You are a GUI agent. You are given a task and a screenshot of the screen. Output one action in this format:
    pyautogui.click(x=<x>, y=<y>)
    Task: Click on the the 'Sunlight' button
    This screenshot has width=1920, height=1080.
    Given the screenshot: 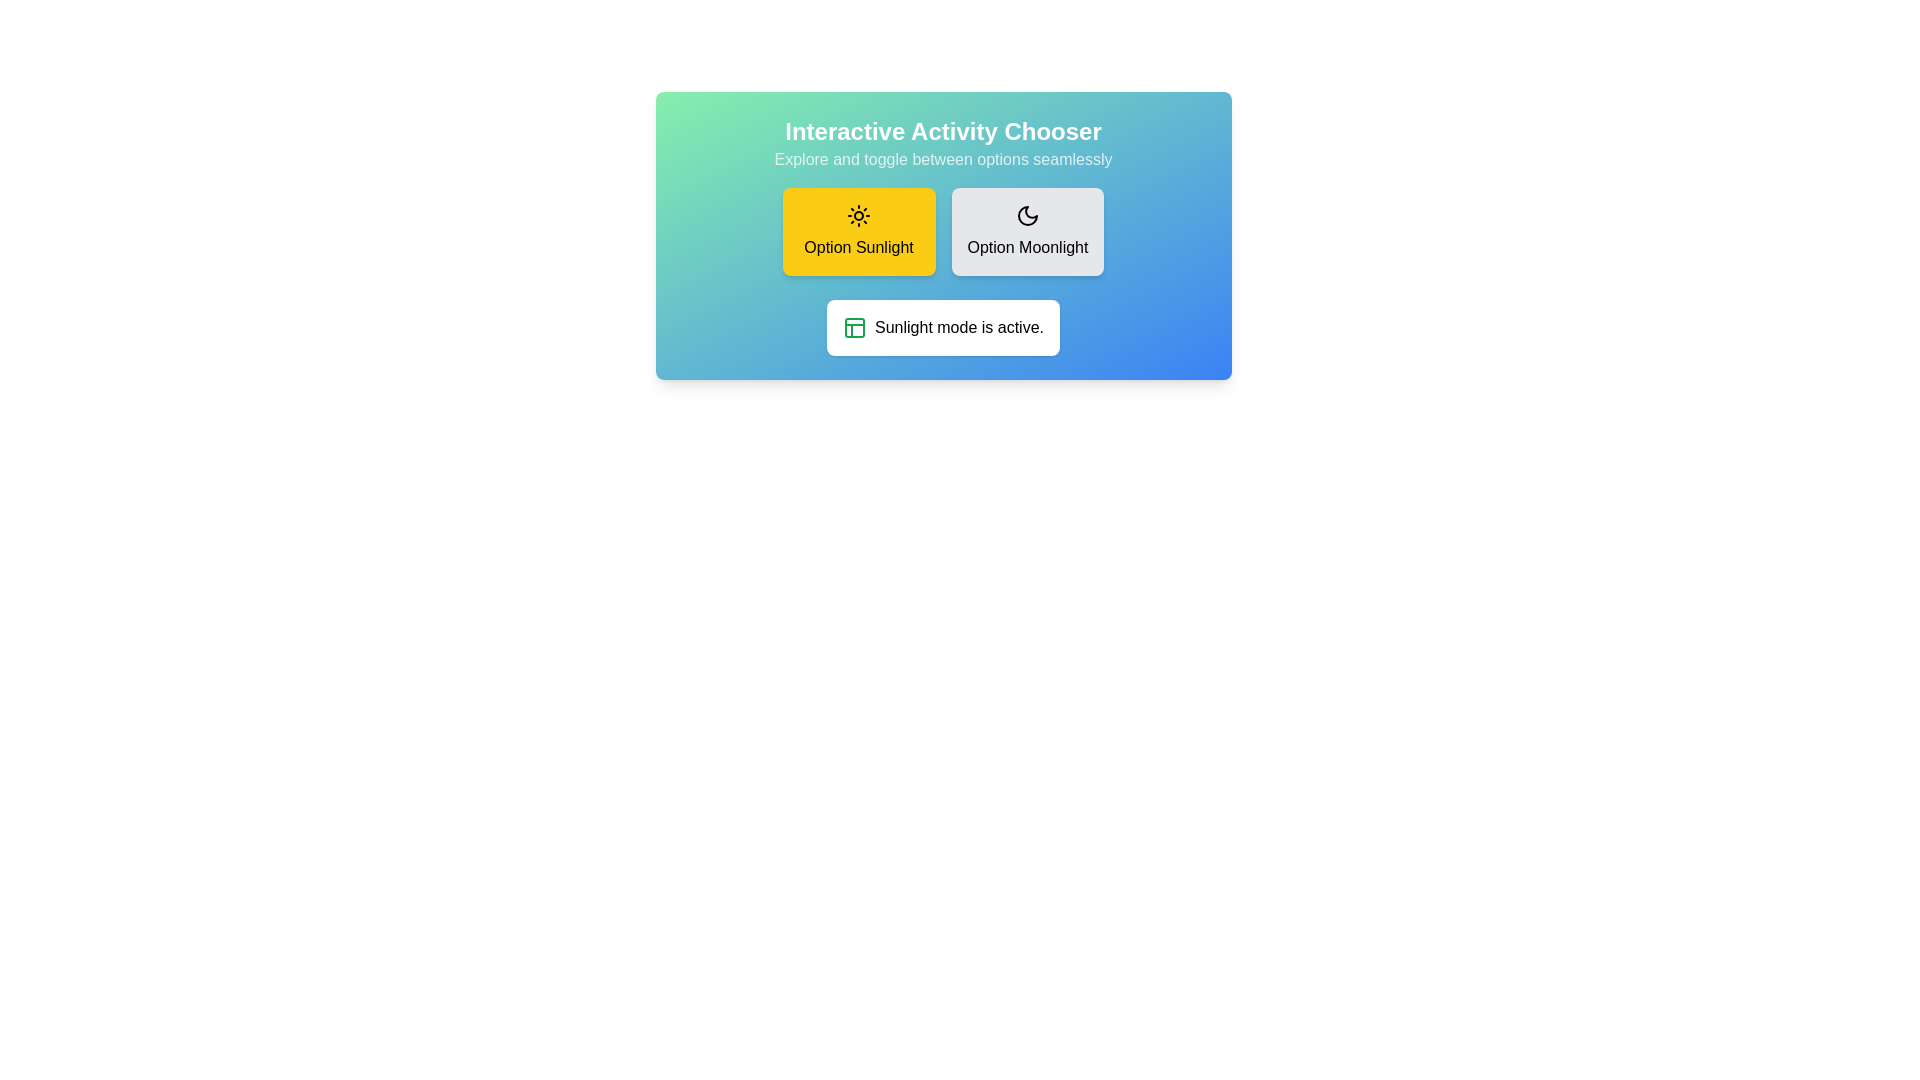 What is the action you would take?
    pyautogui.click(x=859, y=230)
    